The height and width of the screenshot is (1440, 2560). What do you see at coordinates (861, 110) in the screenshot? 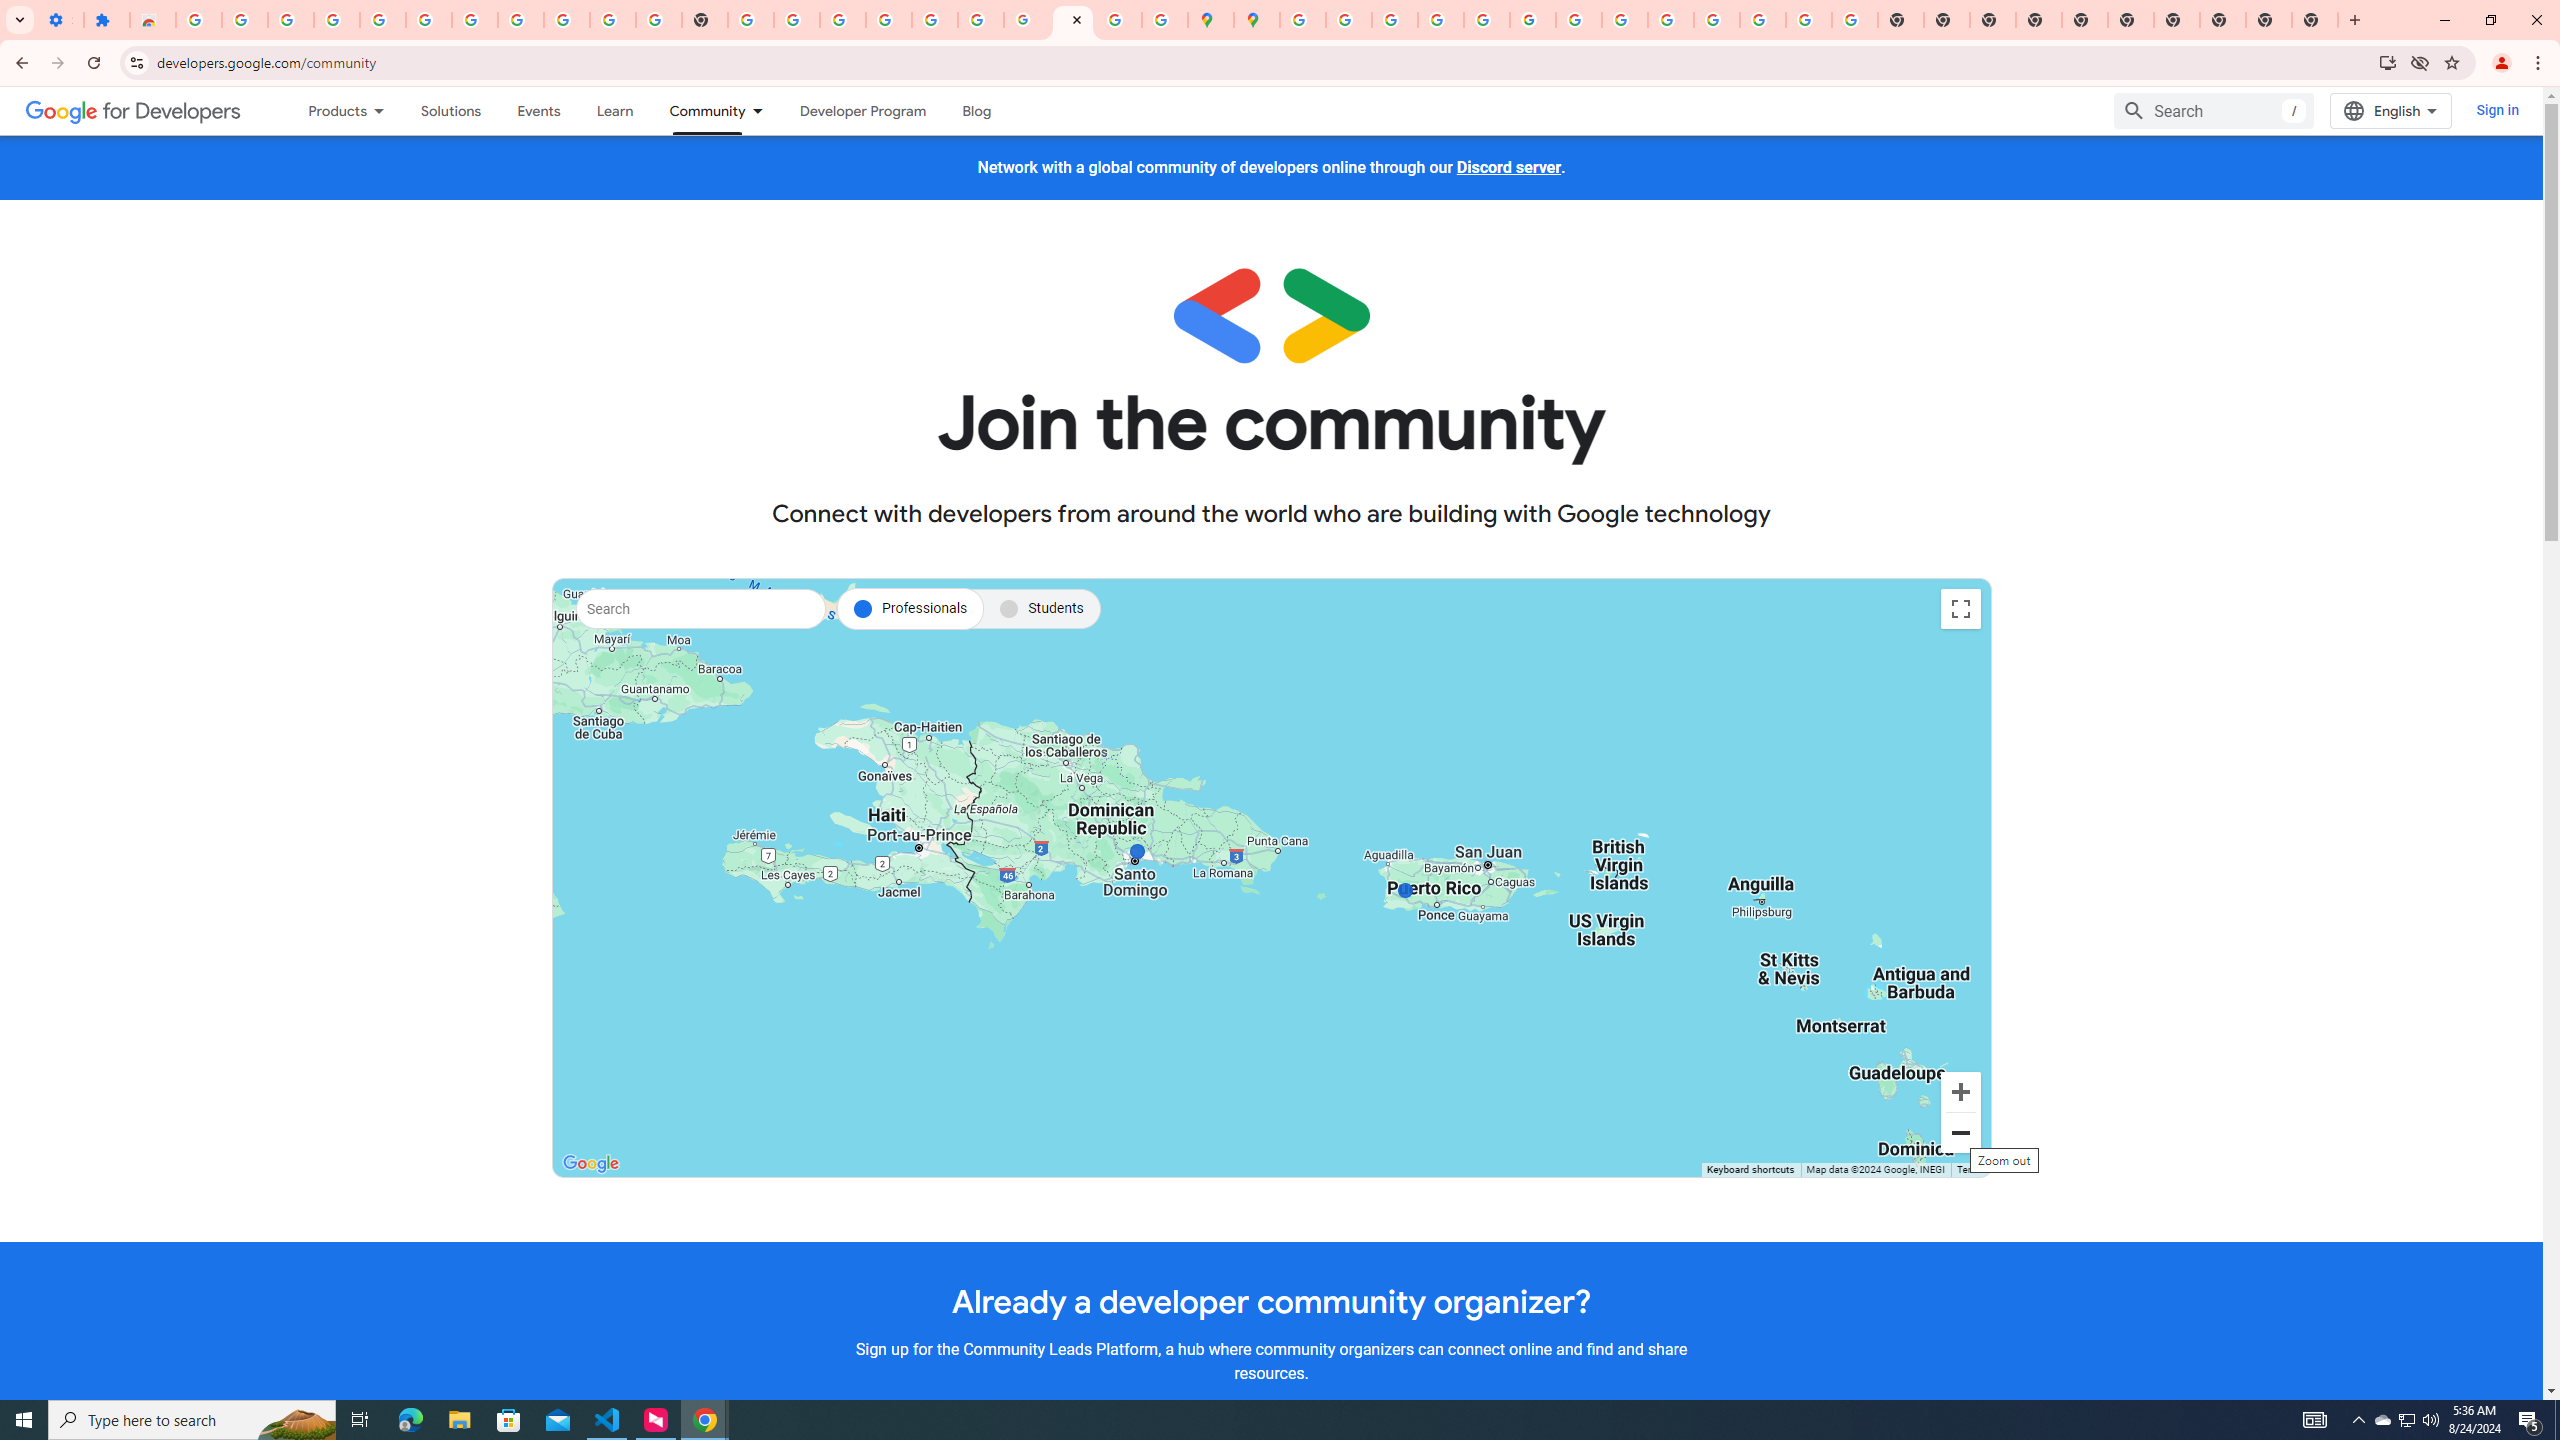
I see `'Developer Program'` at bounding box center [861, 110].